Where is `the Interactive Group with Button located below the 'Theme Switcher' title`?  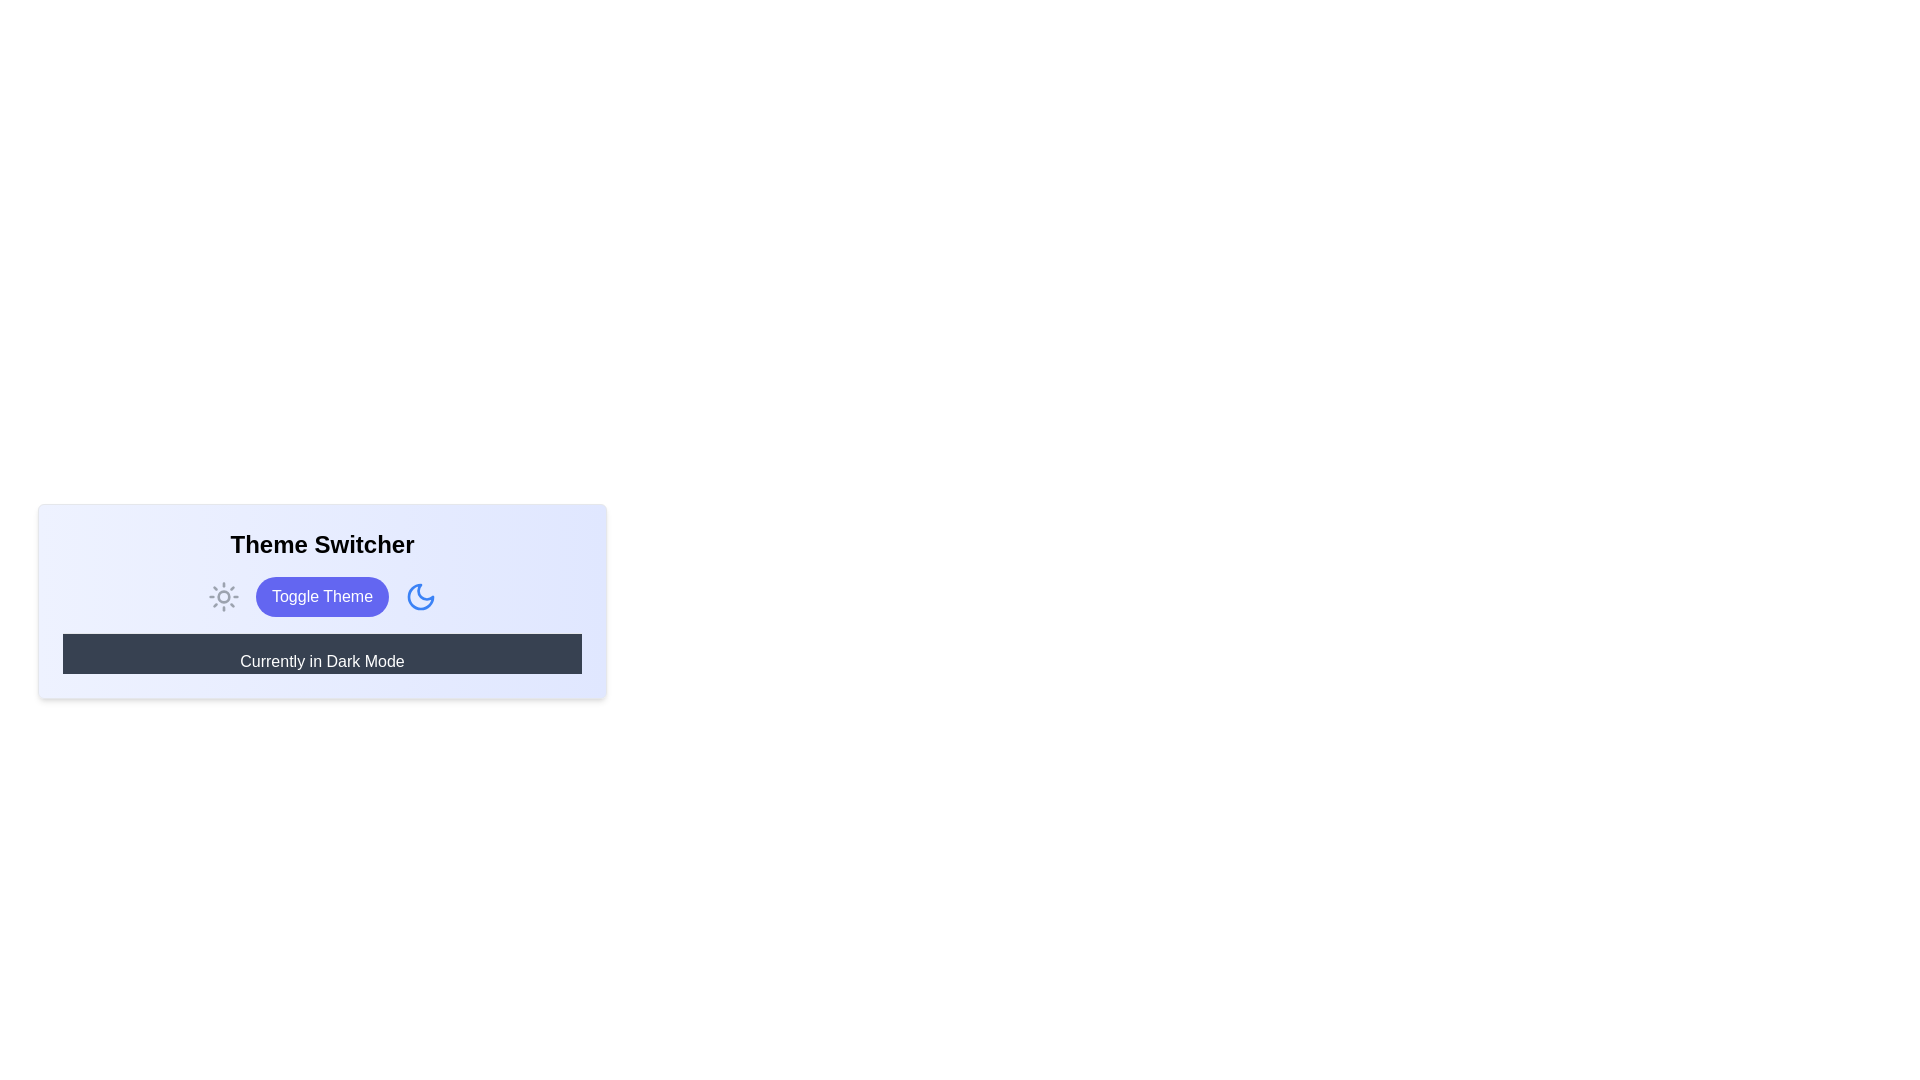 the Interactive Group with Button located below the 'Theme Switcher' title is located at coordinates (322, 596).